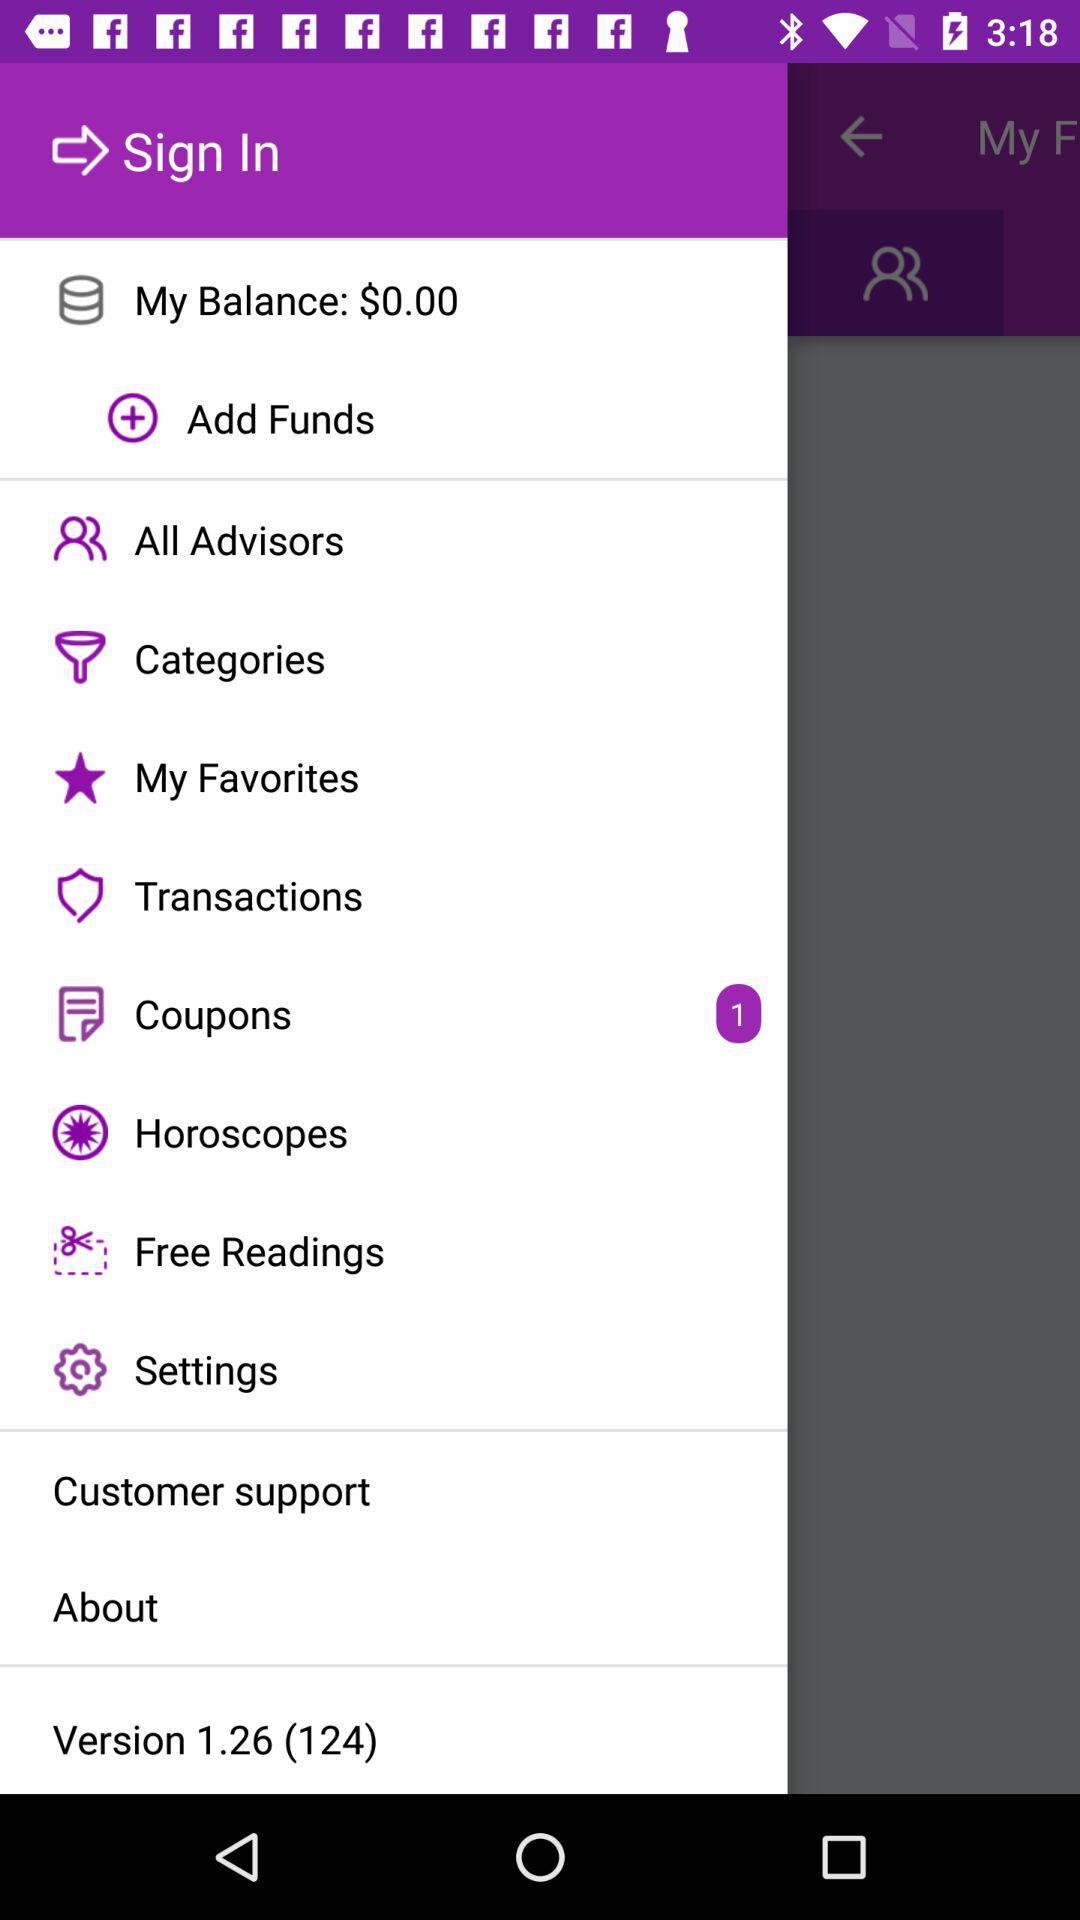 Image resolution: width=1080 pixels, height=1920 pixels. What do you see at coordinates (859, 135) in the screenshot?
I see `the icon next to sign in icon` at bounding box center [859, 135].